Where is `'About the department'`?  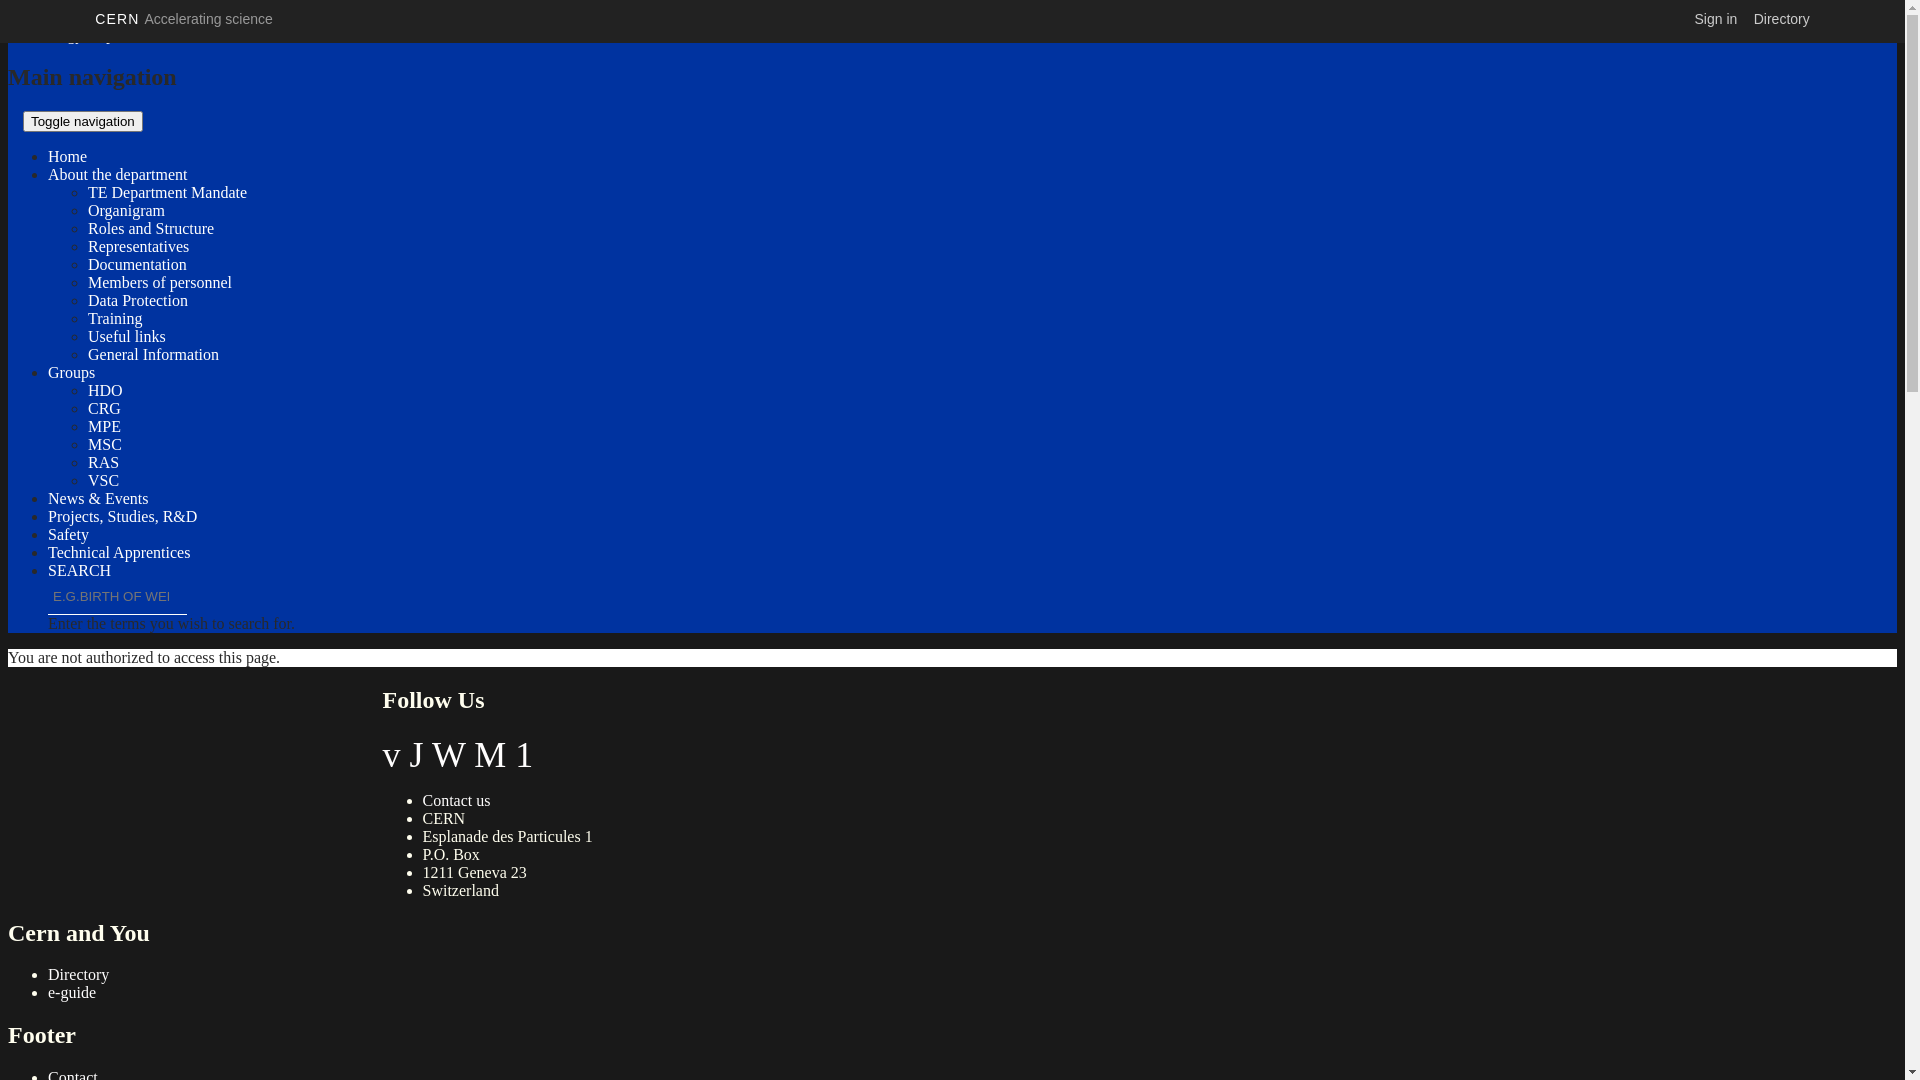
'About the department' is located at coordinates (48, 173).